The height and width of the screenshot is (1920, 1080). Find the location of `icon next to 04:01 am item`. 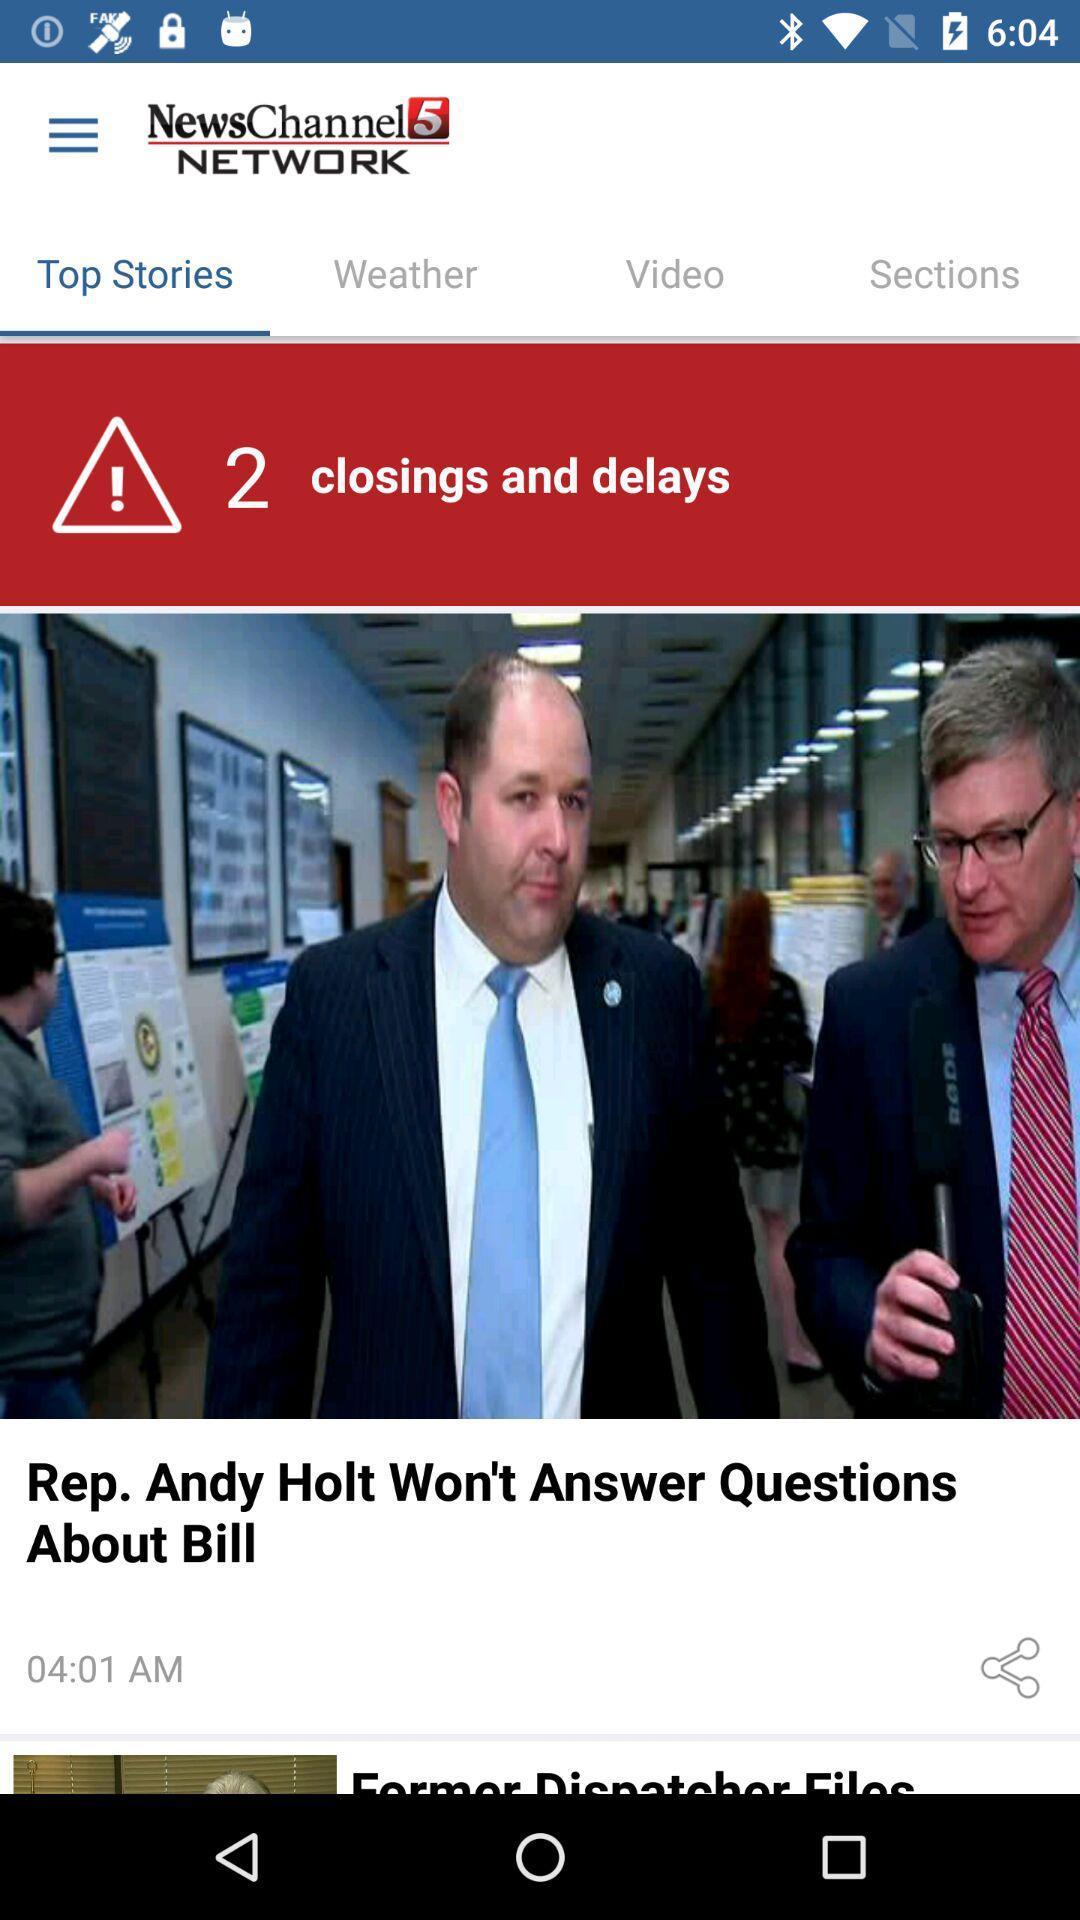

icon next to 04:01 am item is located at coordinates (1014, 1668).